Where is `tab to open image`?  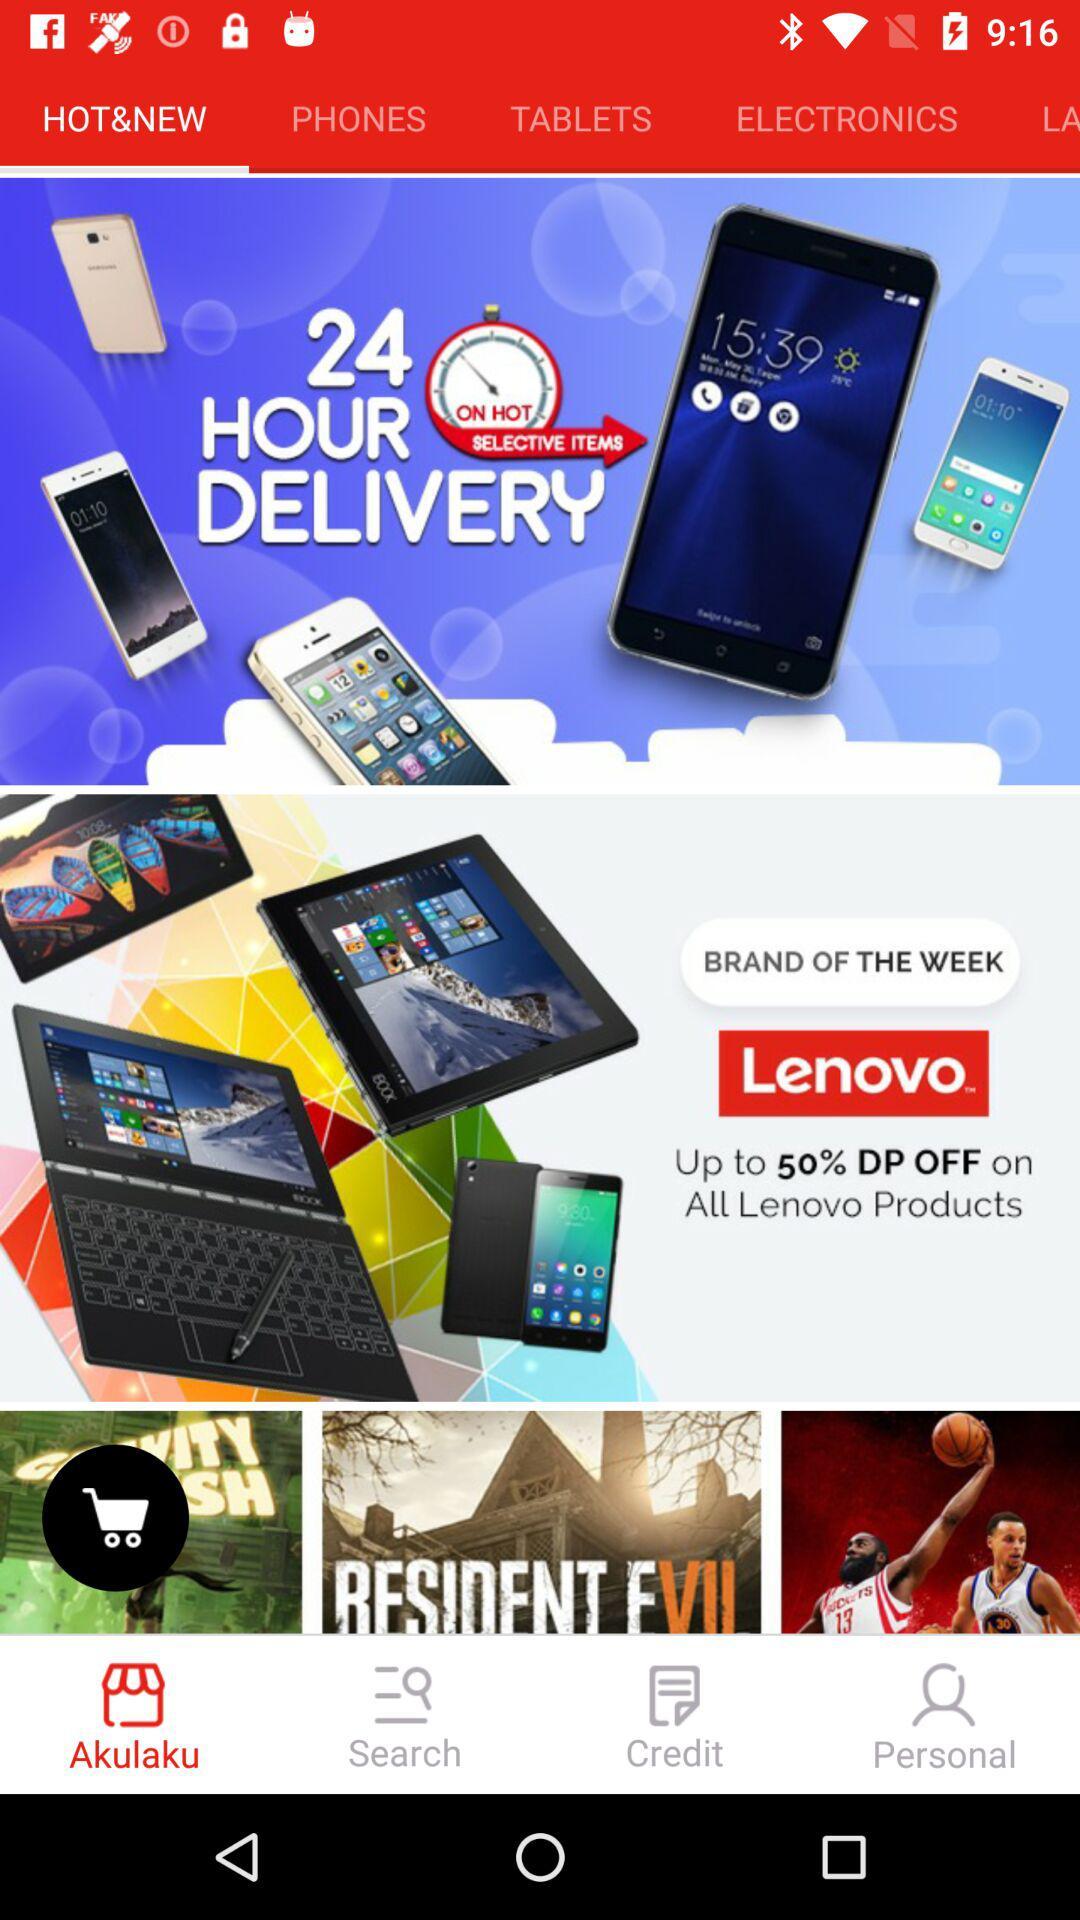
tab to open image is located at coordinates (540, 1097).